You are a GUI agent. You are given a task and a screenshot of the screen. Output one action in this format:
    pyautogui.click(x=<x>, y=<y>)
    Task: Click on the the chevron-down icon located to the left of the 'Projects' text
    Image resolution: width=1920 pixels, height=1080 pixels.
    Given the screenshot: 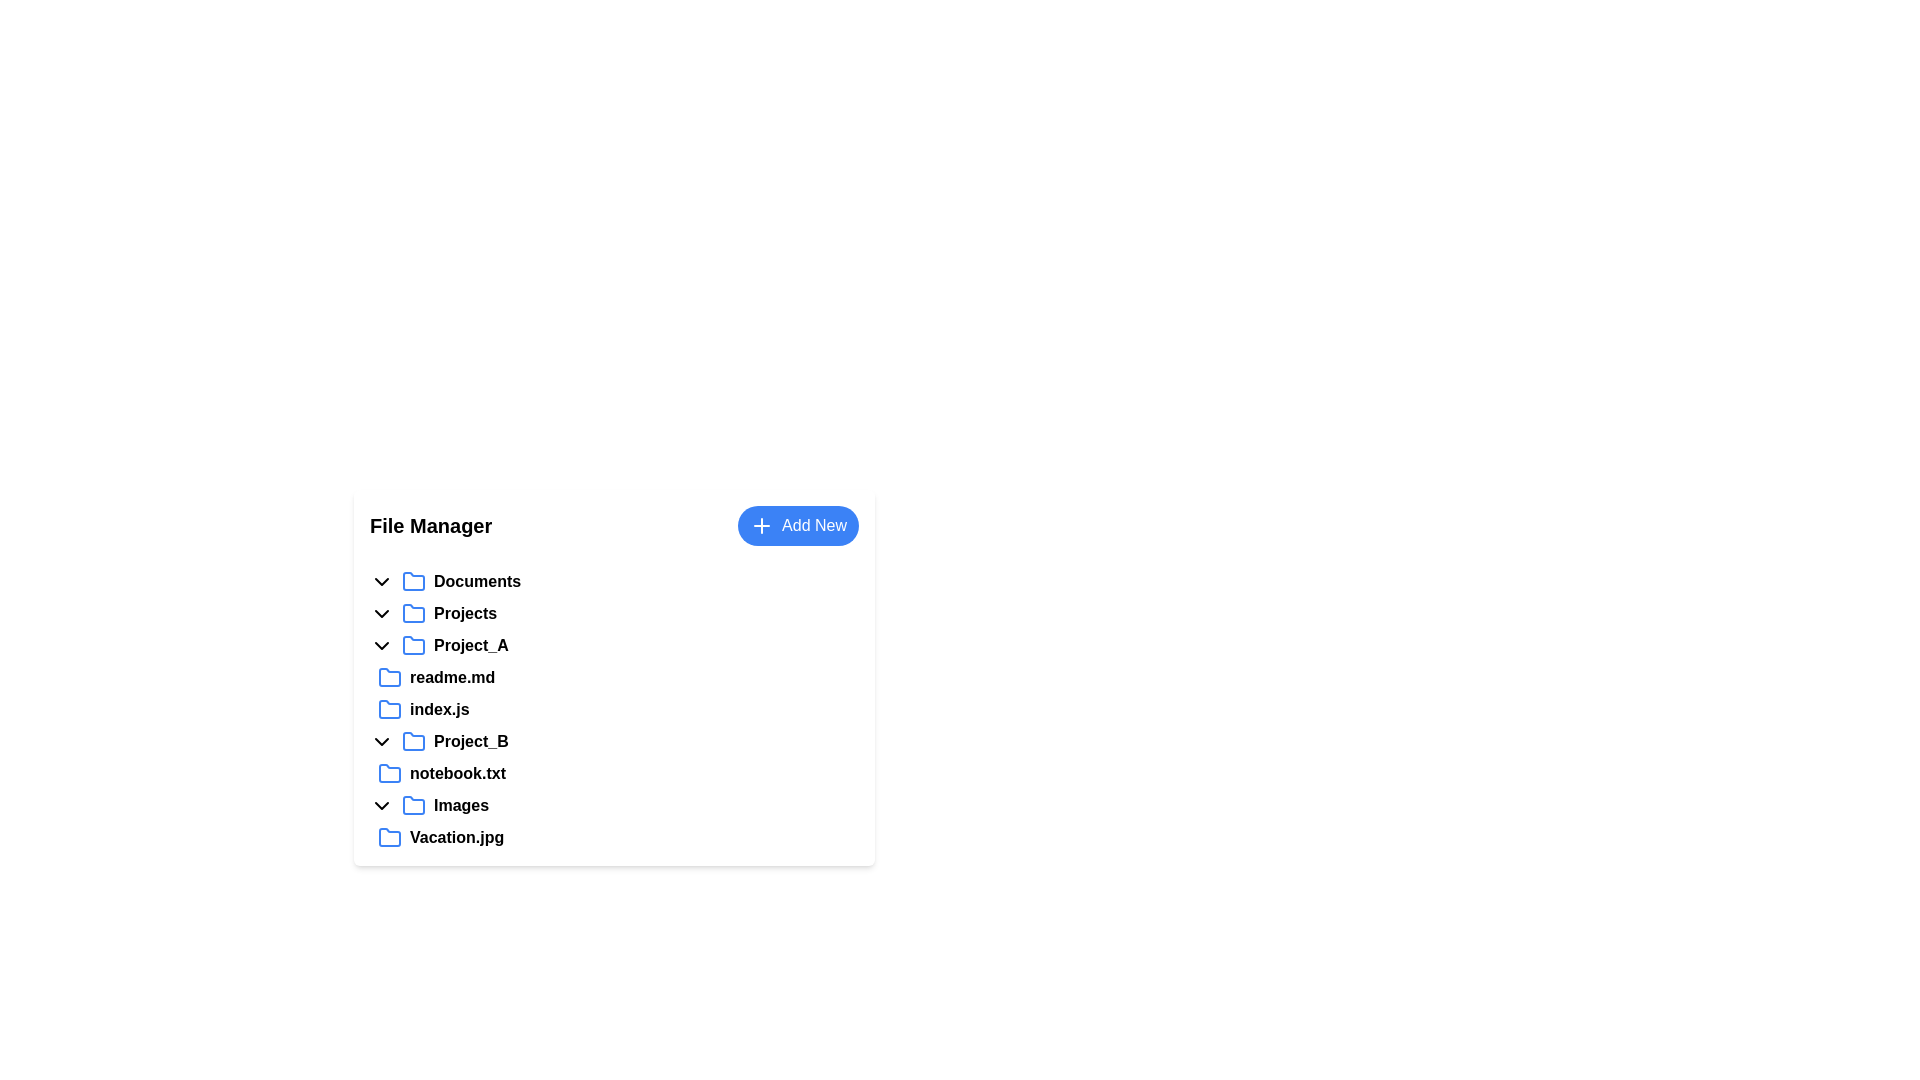 What is the action you would take?
    pyautogui.click(x=382, y=612)
    